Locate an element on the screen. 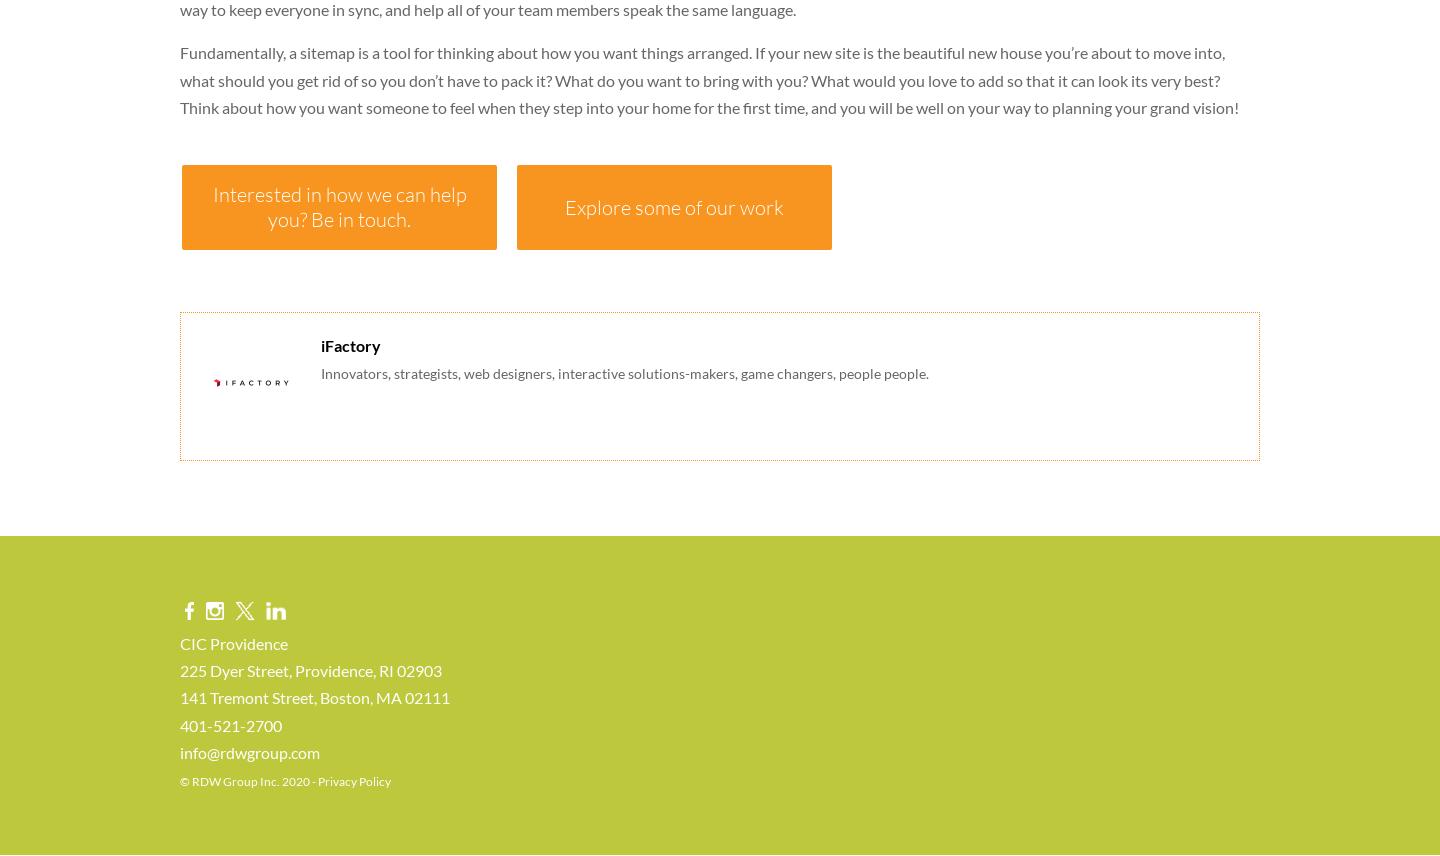  'Explore some of our work' is located at coordinates (674, 205).